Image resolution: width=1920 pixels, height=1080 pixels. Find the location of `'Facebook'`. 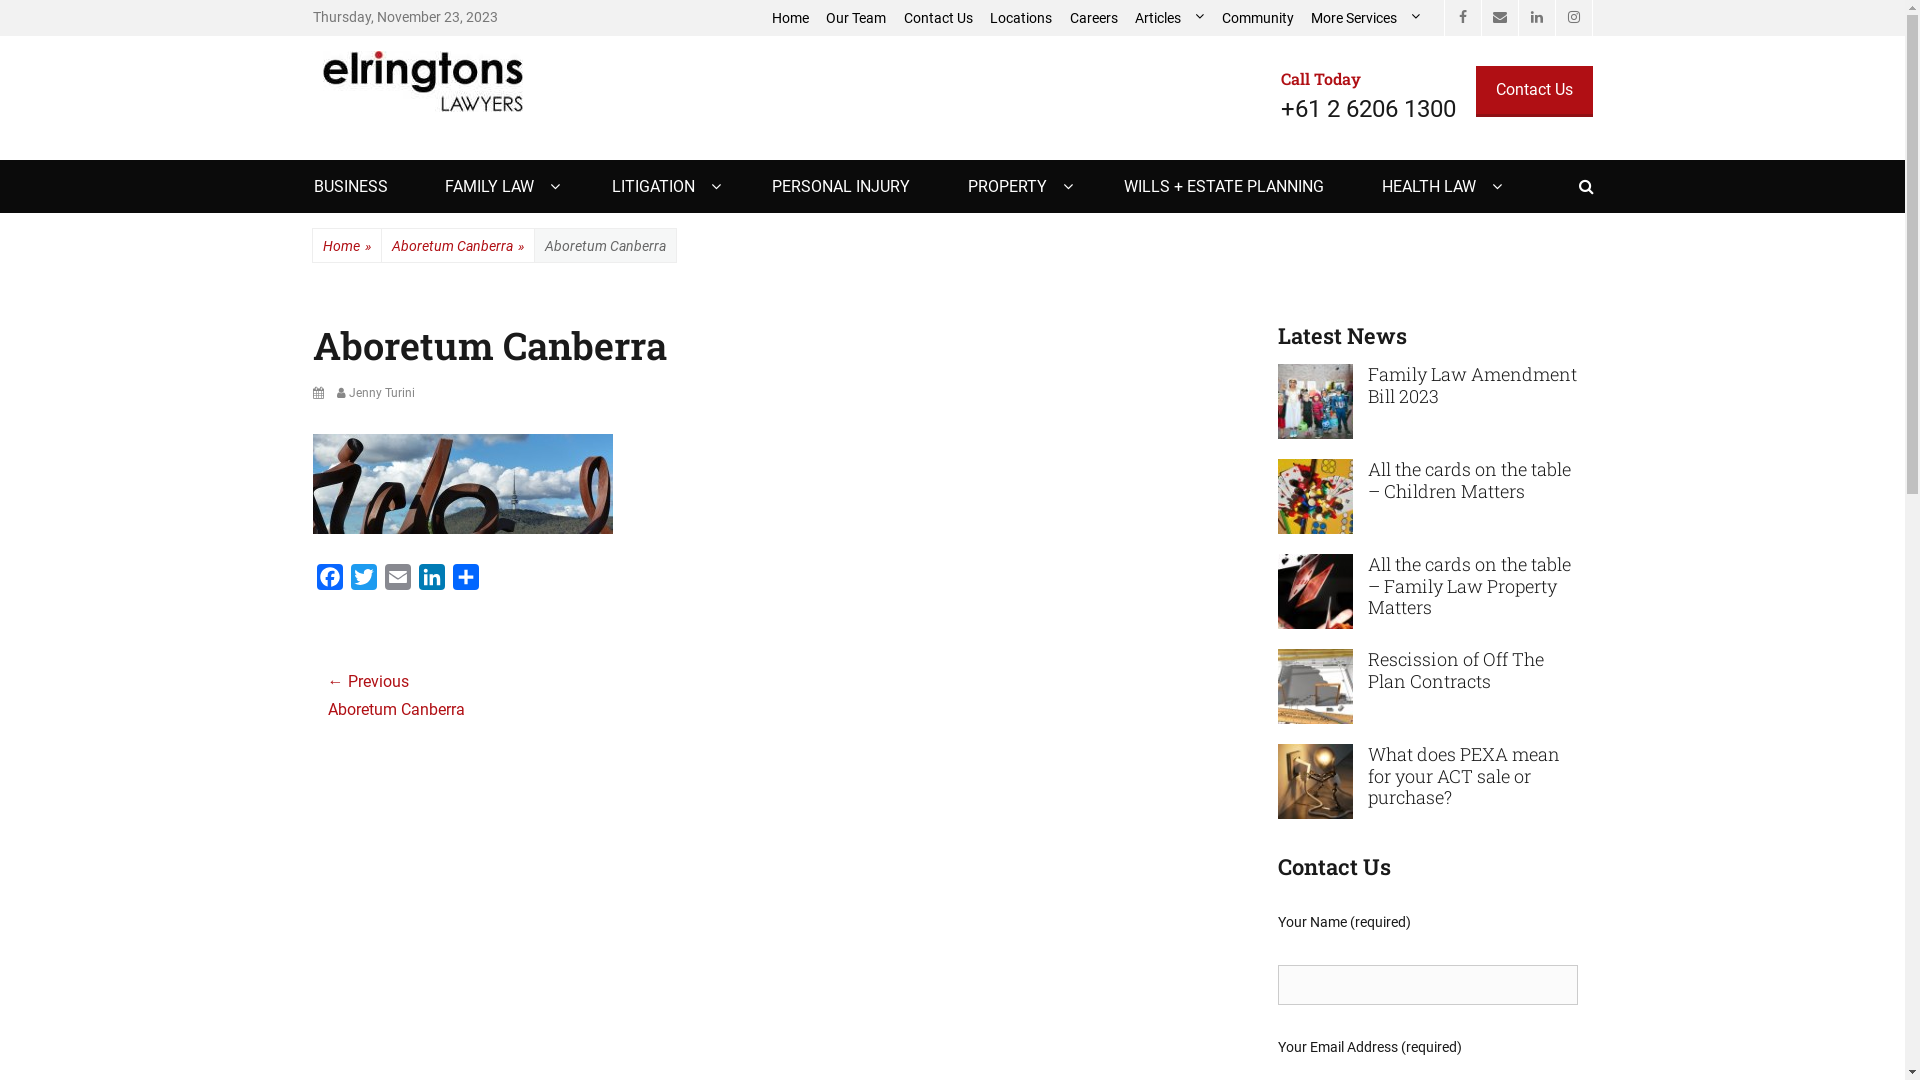

'Facebook' is located at coordinates (1462, 18).